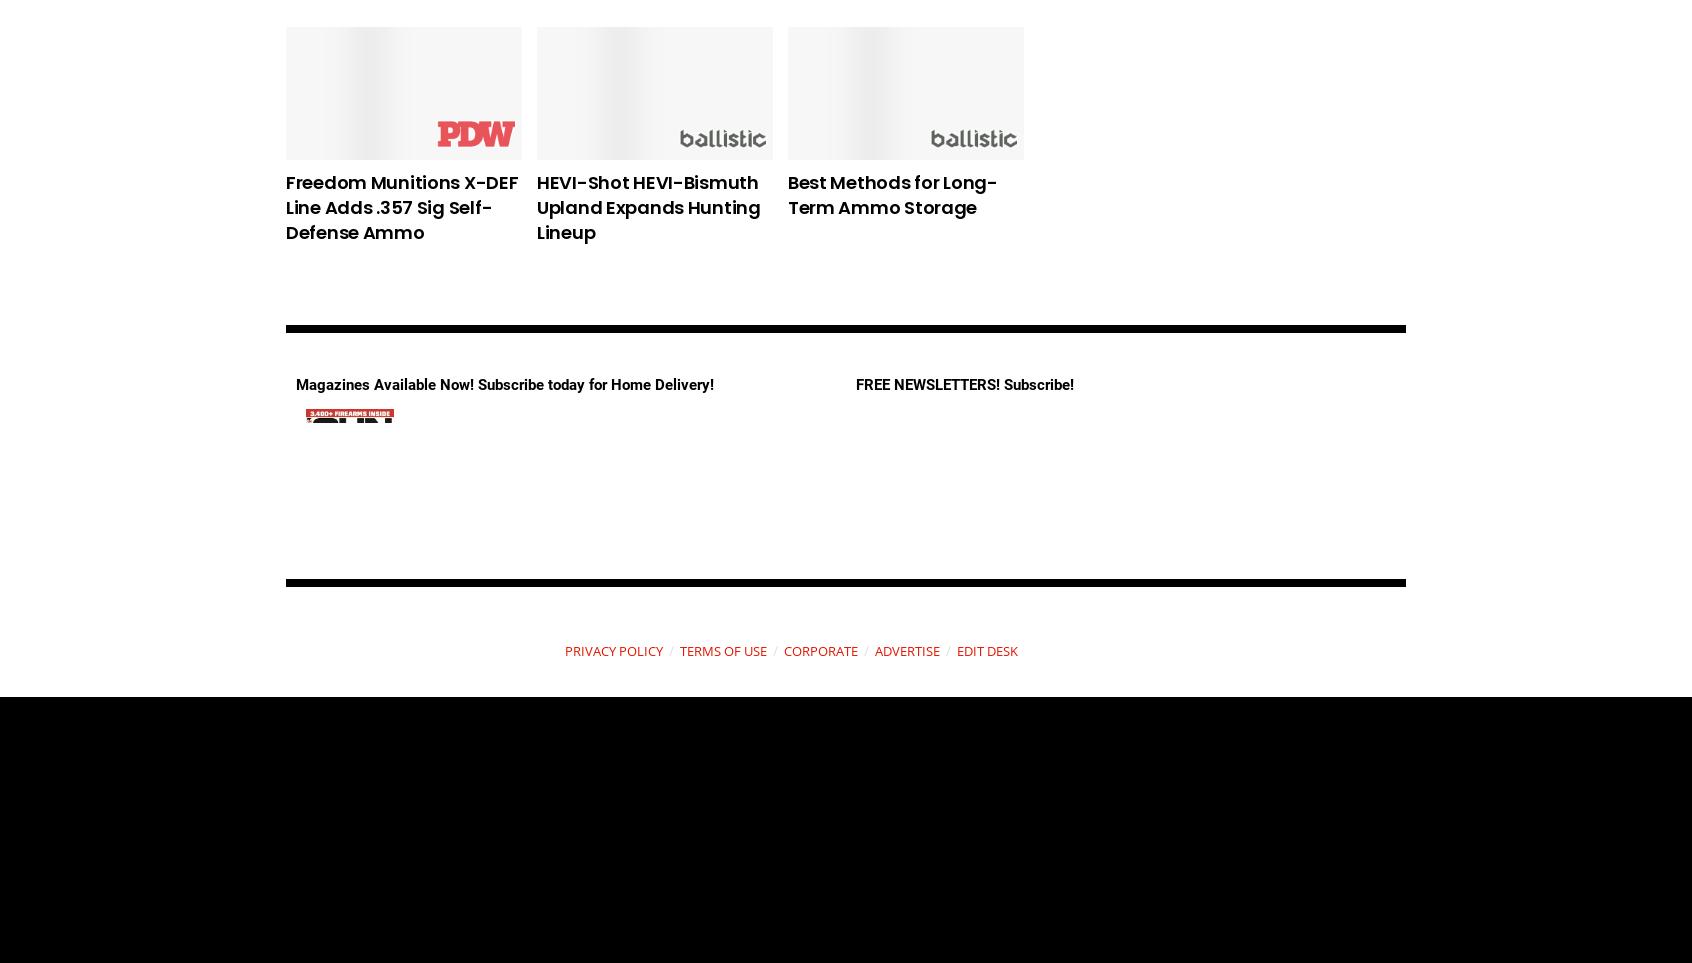 Image resolution: width=1692 pixels, height=963 pixels. I want to click on '.410 Ammo for Home Defense [2023]', so click(1129, 194).